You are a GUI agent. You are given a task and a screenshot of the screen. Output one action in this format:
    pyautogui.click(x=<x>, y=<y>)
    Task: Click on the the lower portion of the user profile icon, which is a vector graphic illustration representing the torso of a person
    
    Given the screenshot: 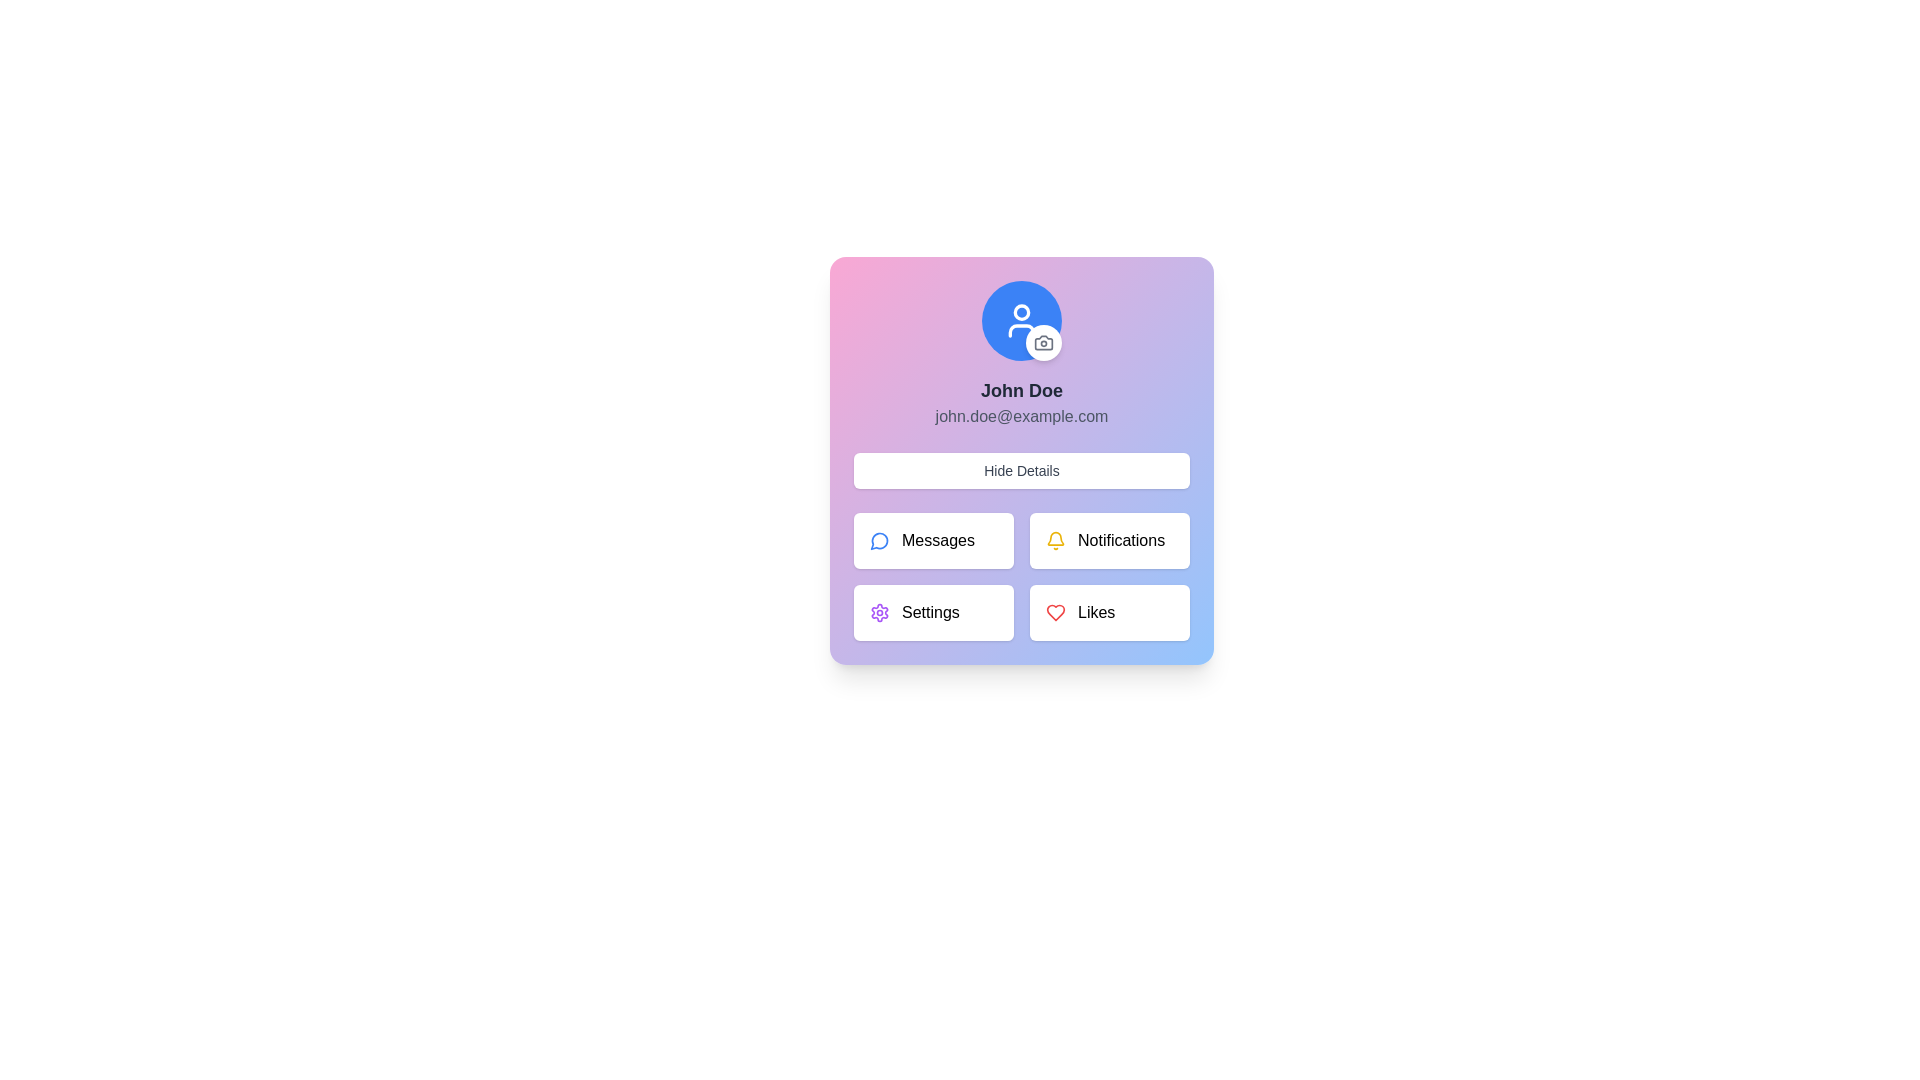 What is the action you would take?
    pyautogui.click(x=1022, y=330)
    